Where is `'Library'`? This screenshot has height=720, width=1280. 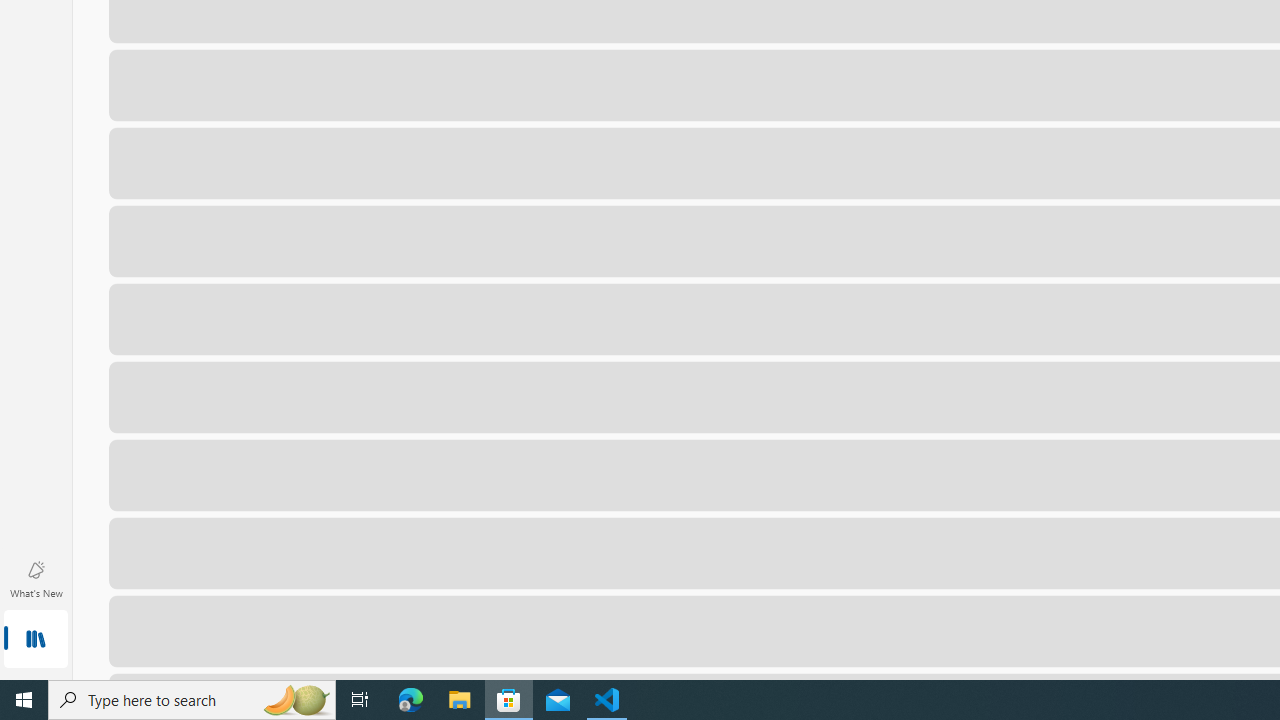 'Library' is located at coordinates (35, 640).